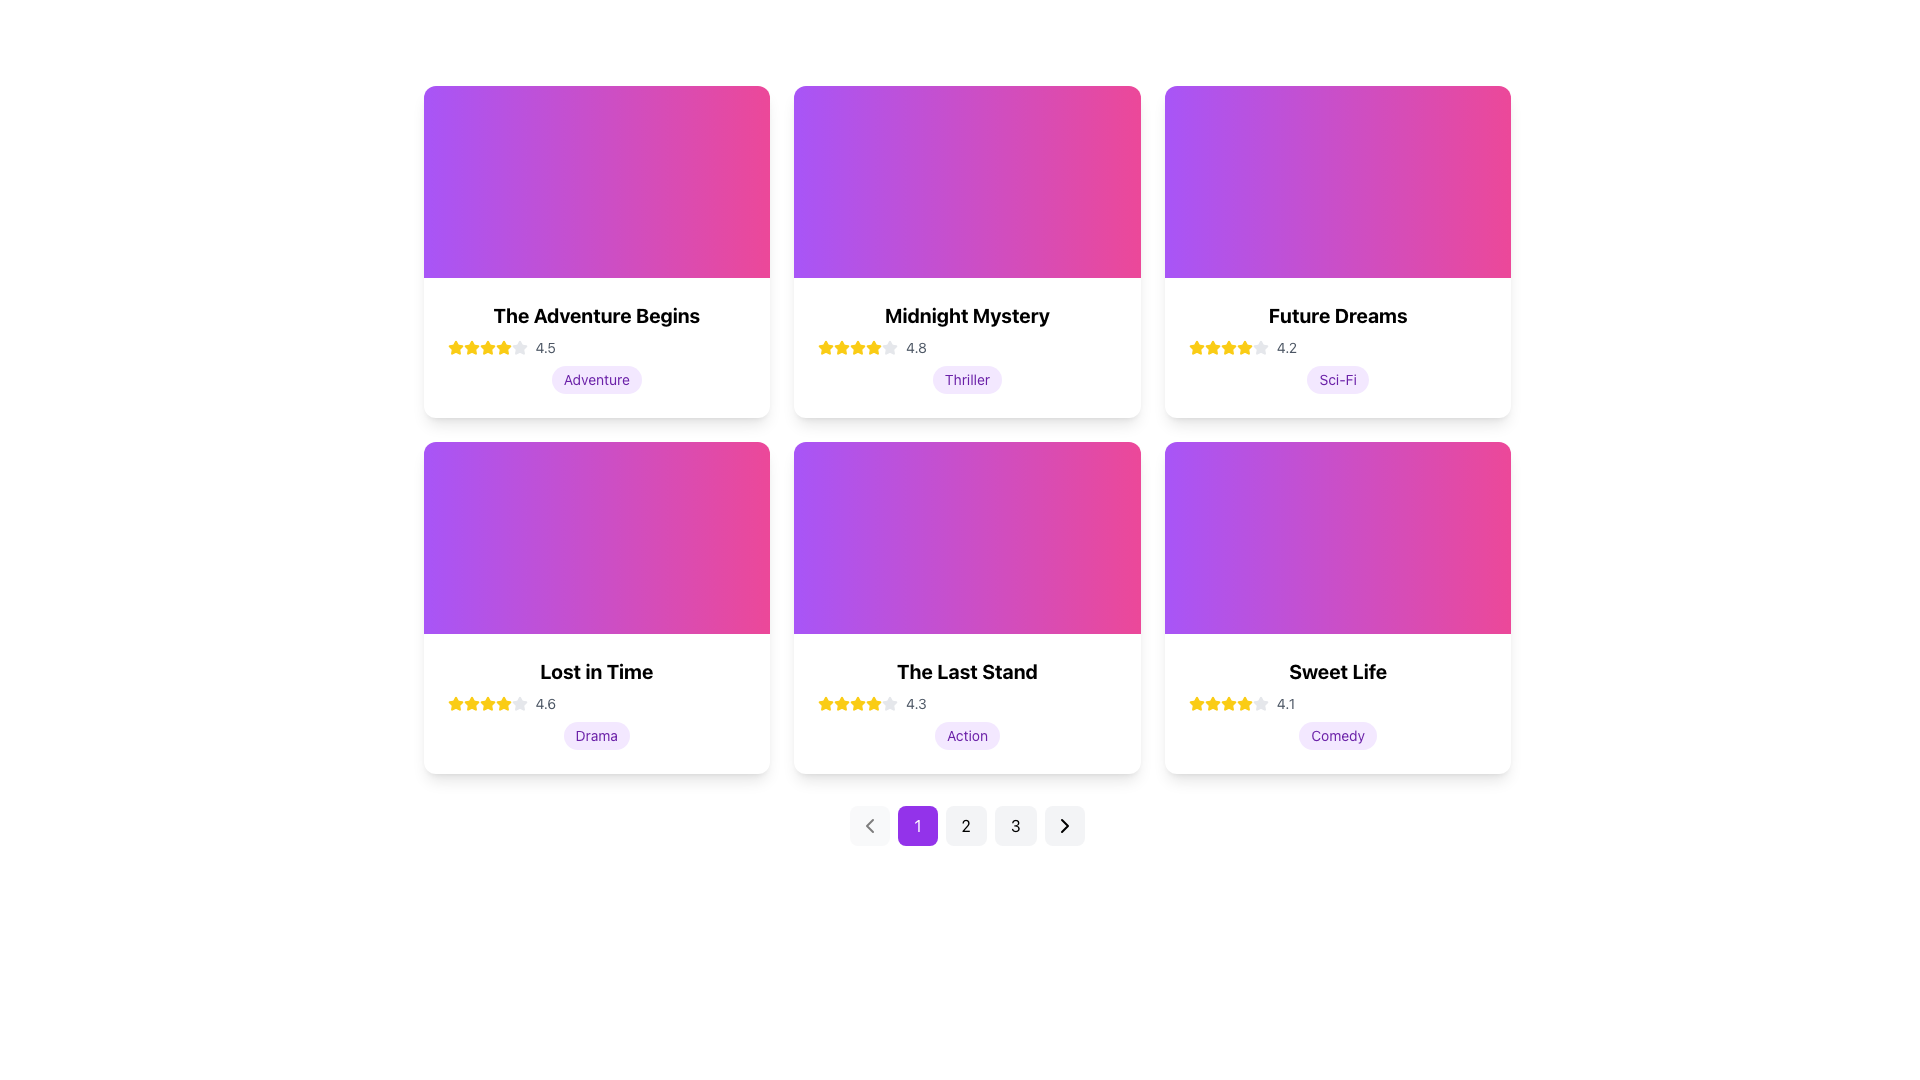 The height and width of the screenshot is (1080, 1920). I want to click on the first numbered button in the pagination control group, so click(916, 825).